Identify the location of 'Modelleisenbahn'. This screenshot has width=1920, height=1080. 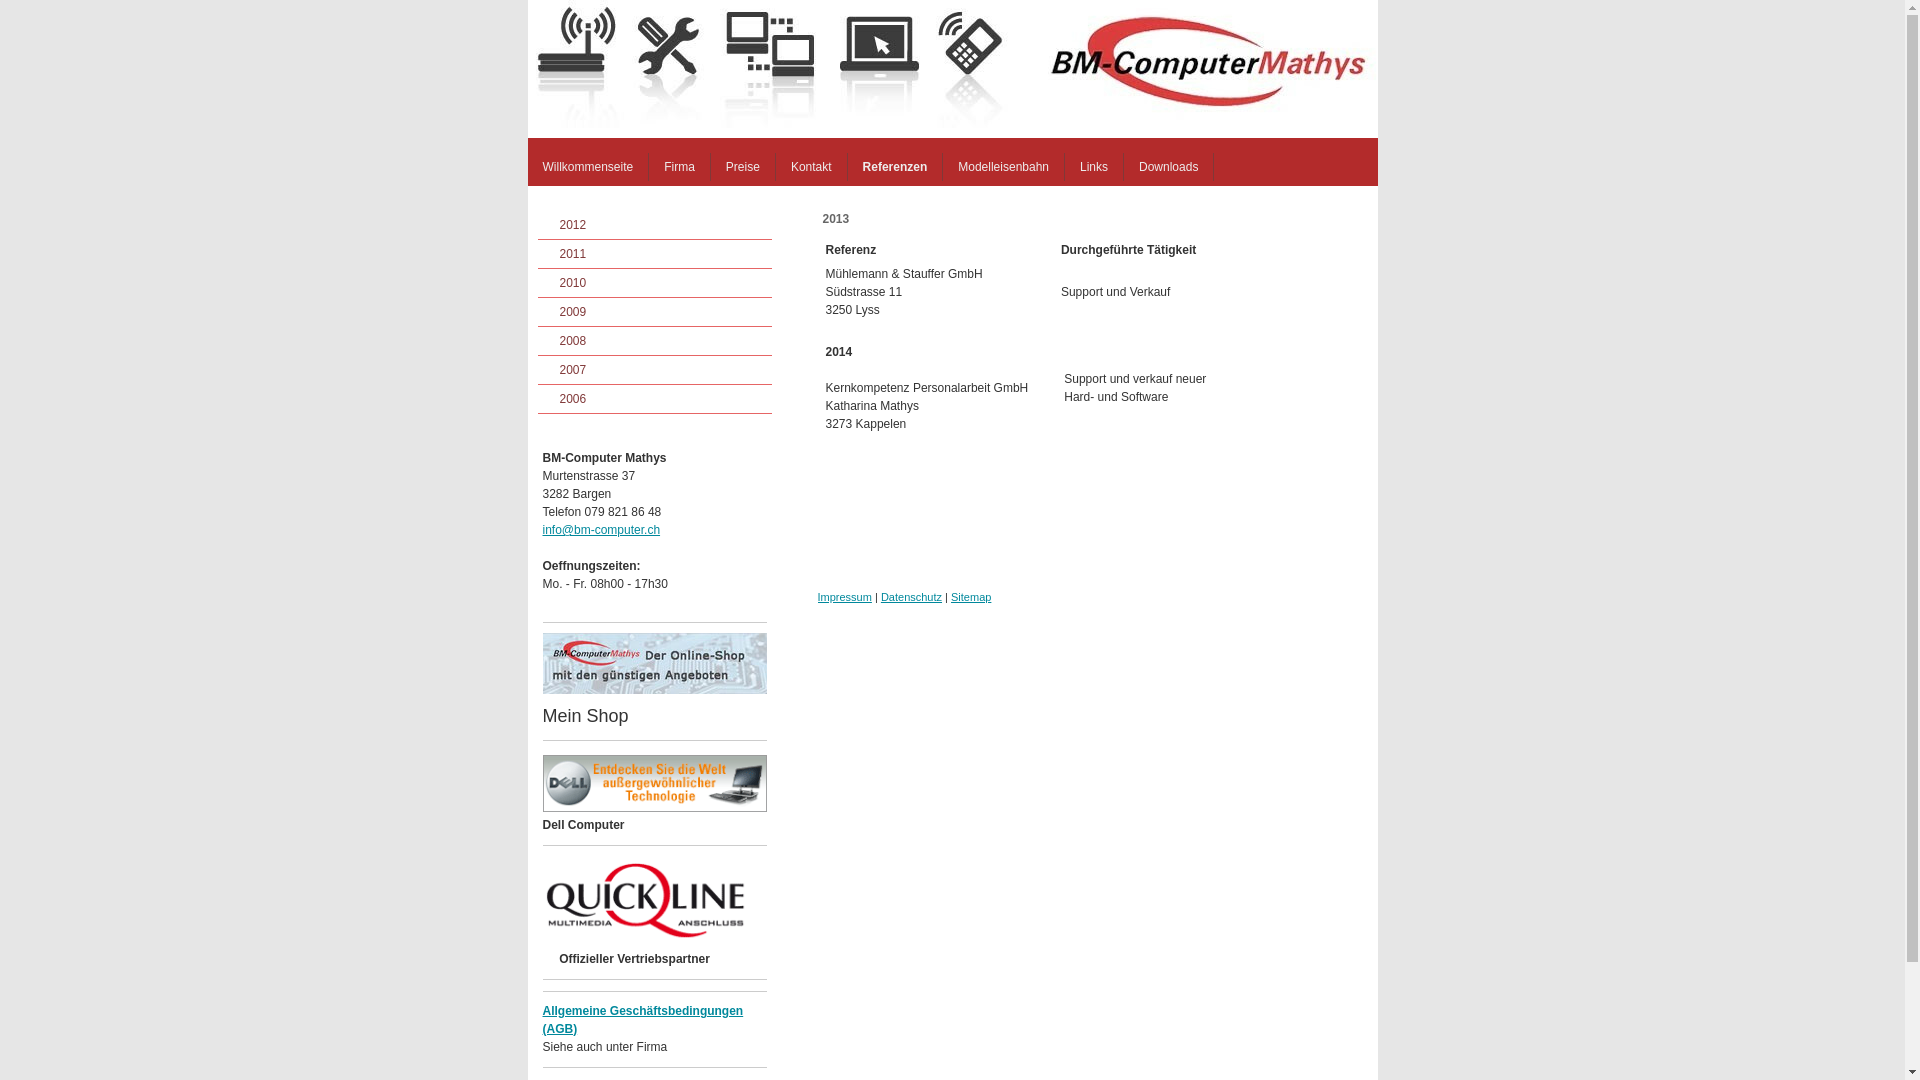
(1003, 165).